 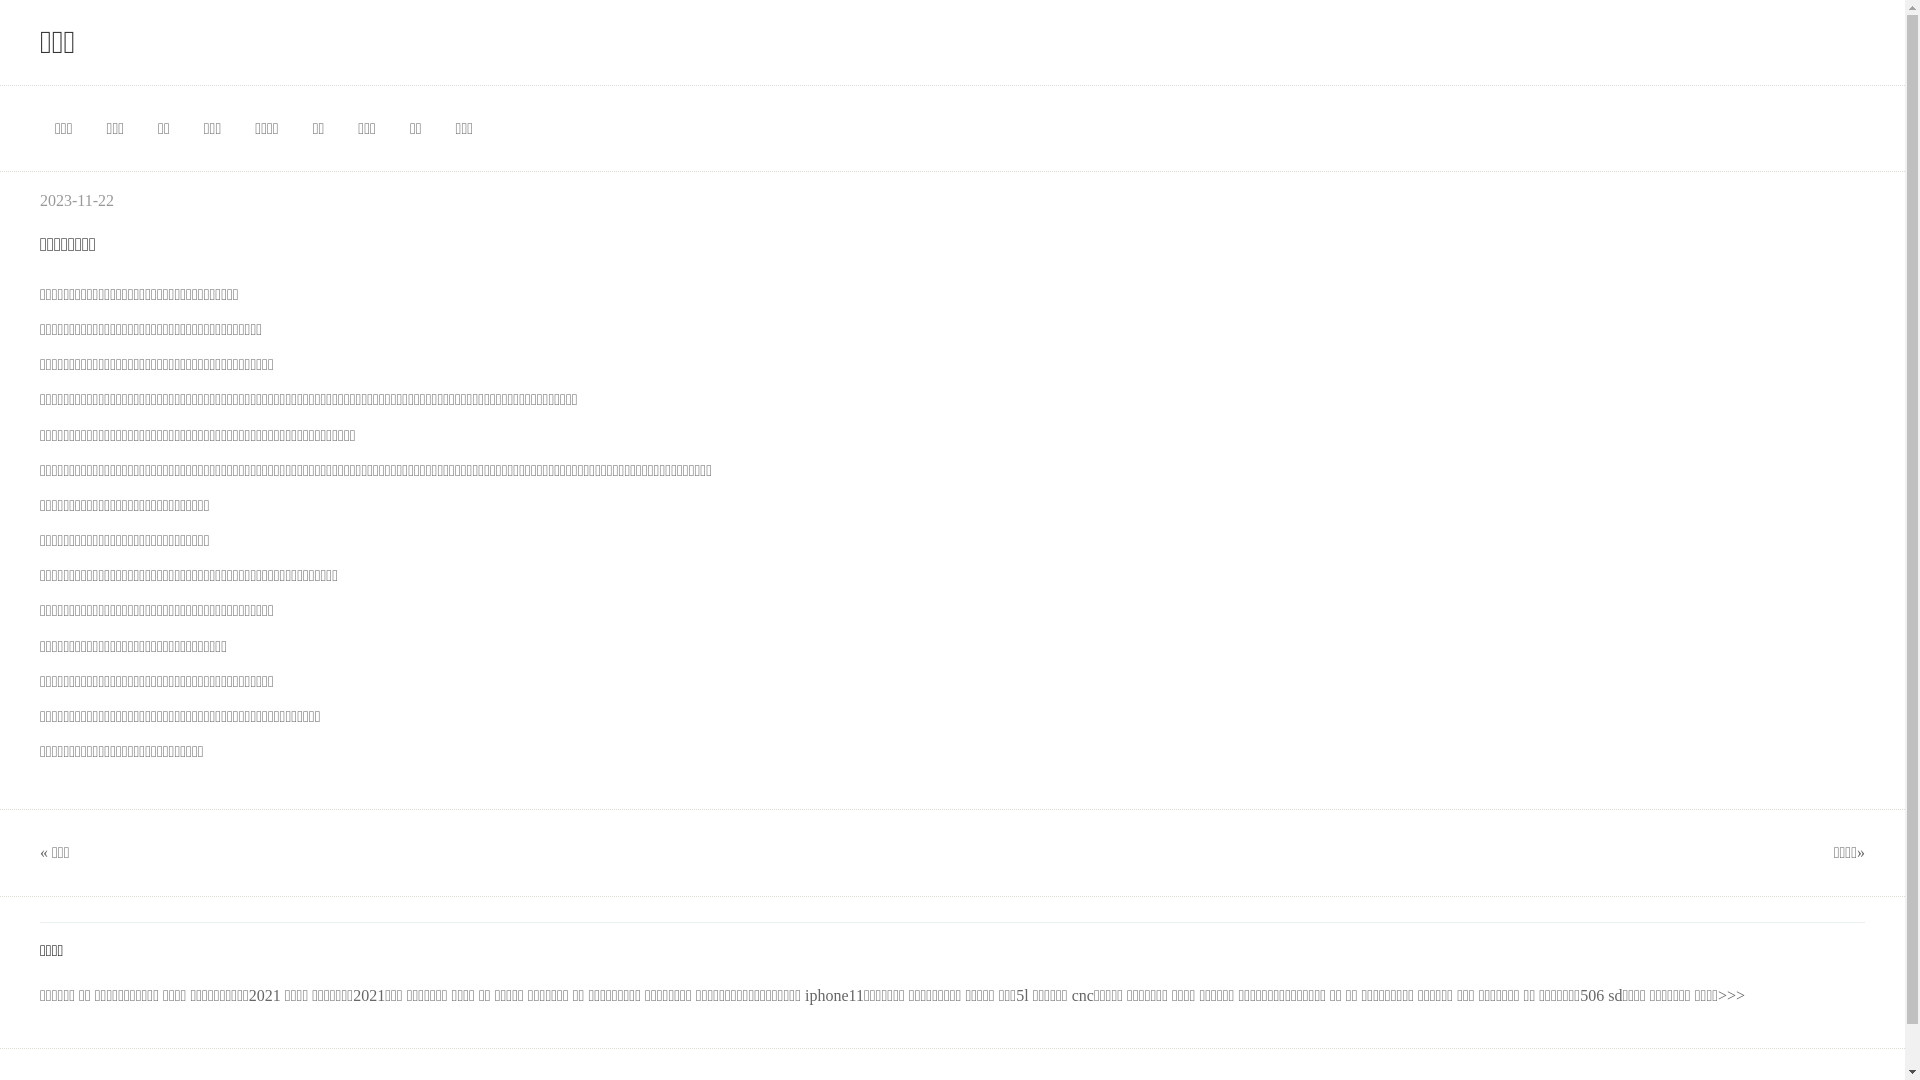 I want to click on '2023-11-22', so click(x=76, y=200).